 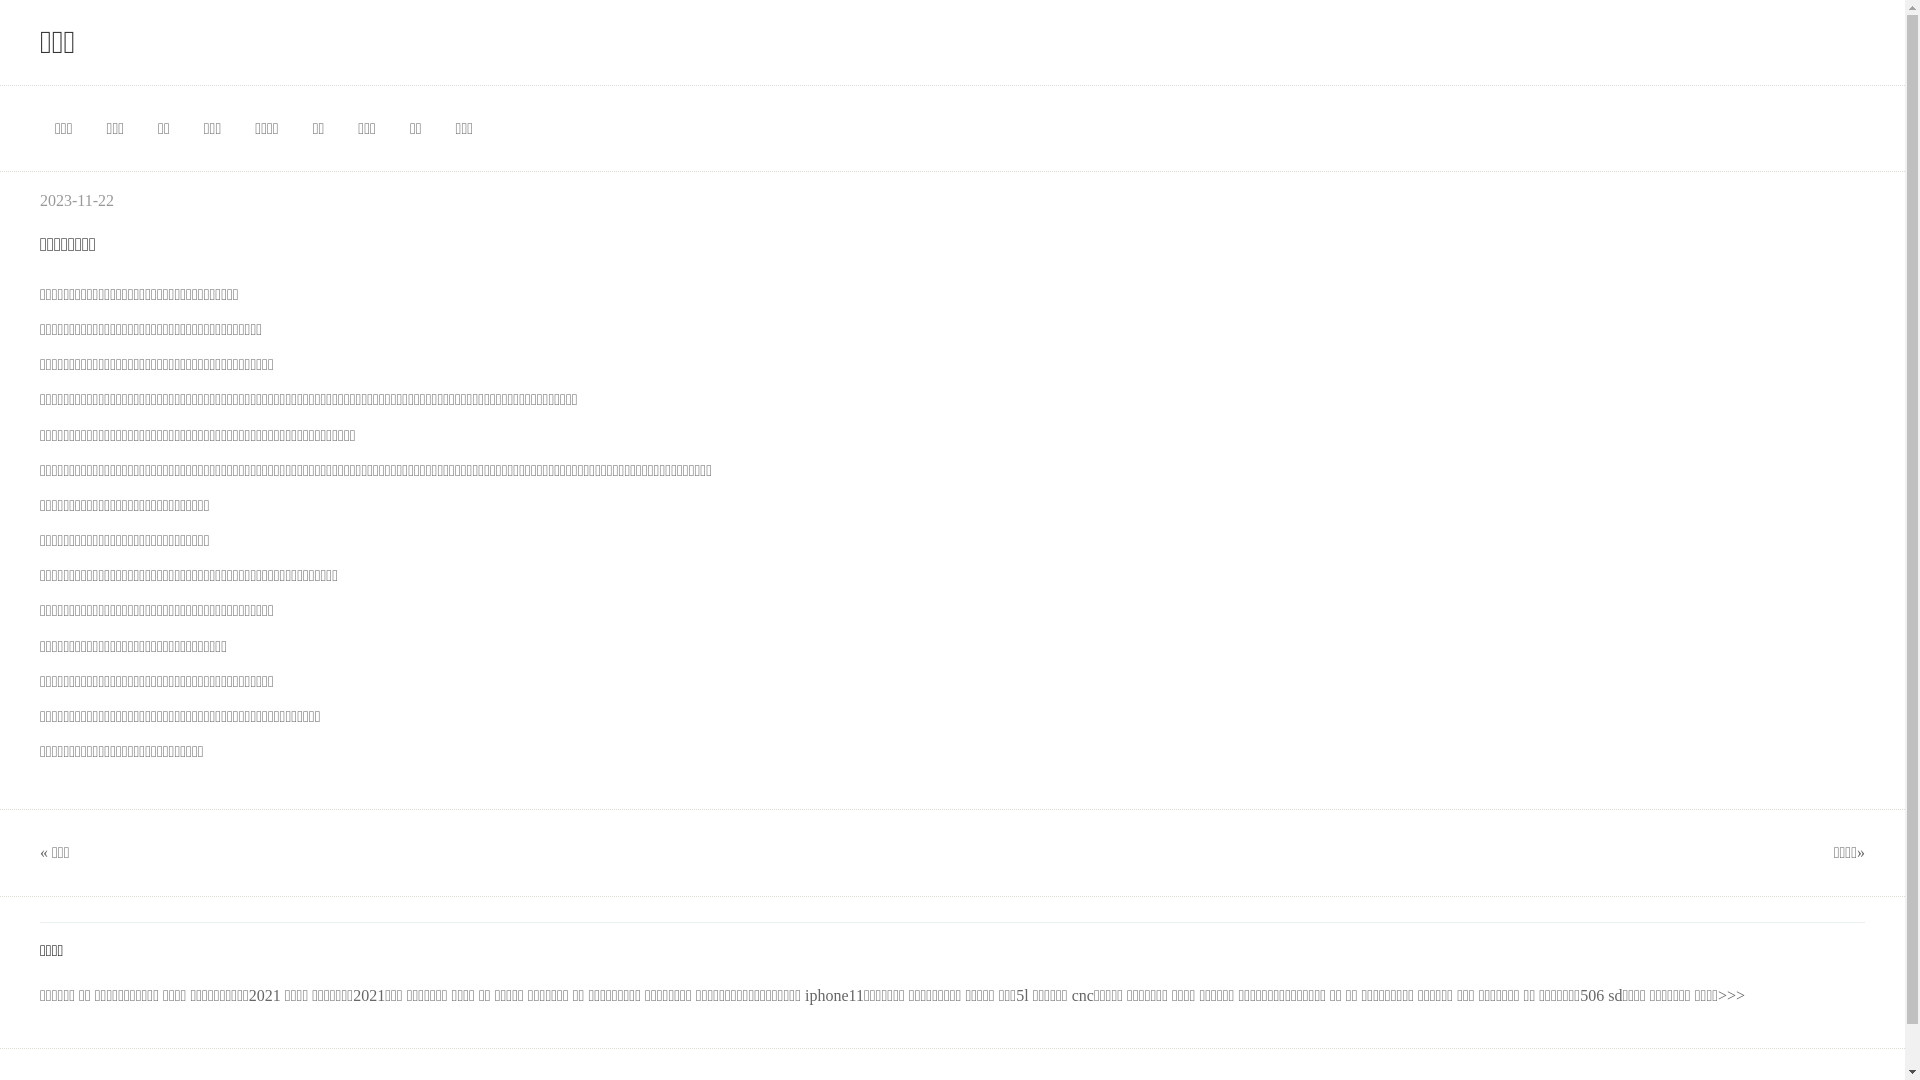 I want to click on '2023-11-22', so click(x=76, y=200).